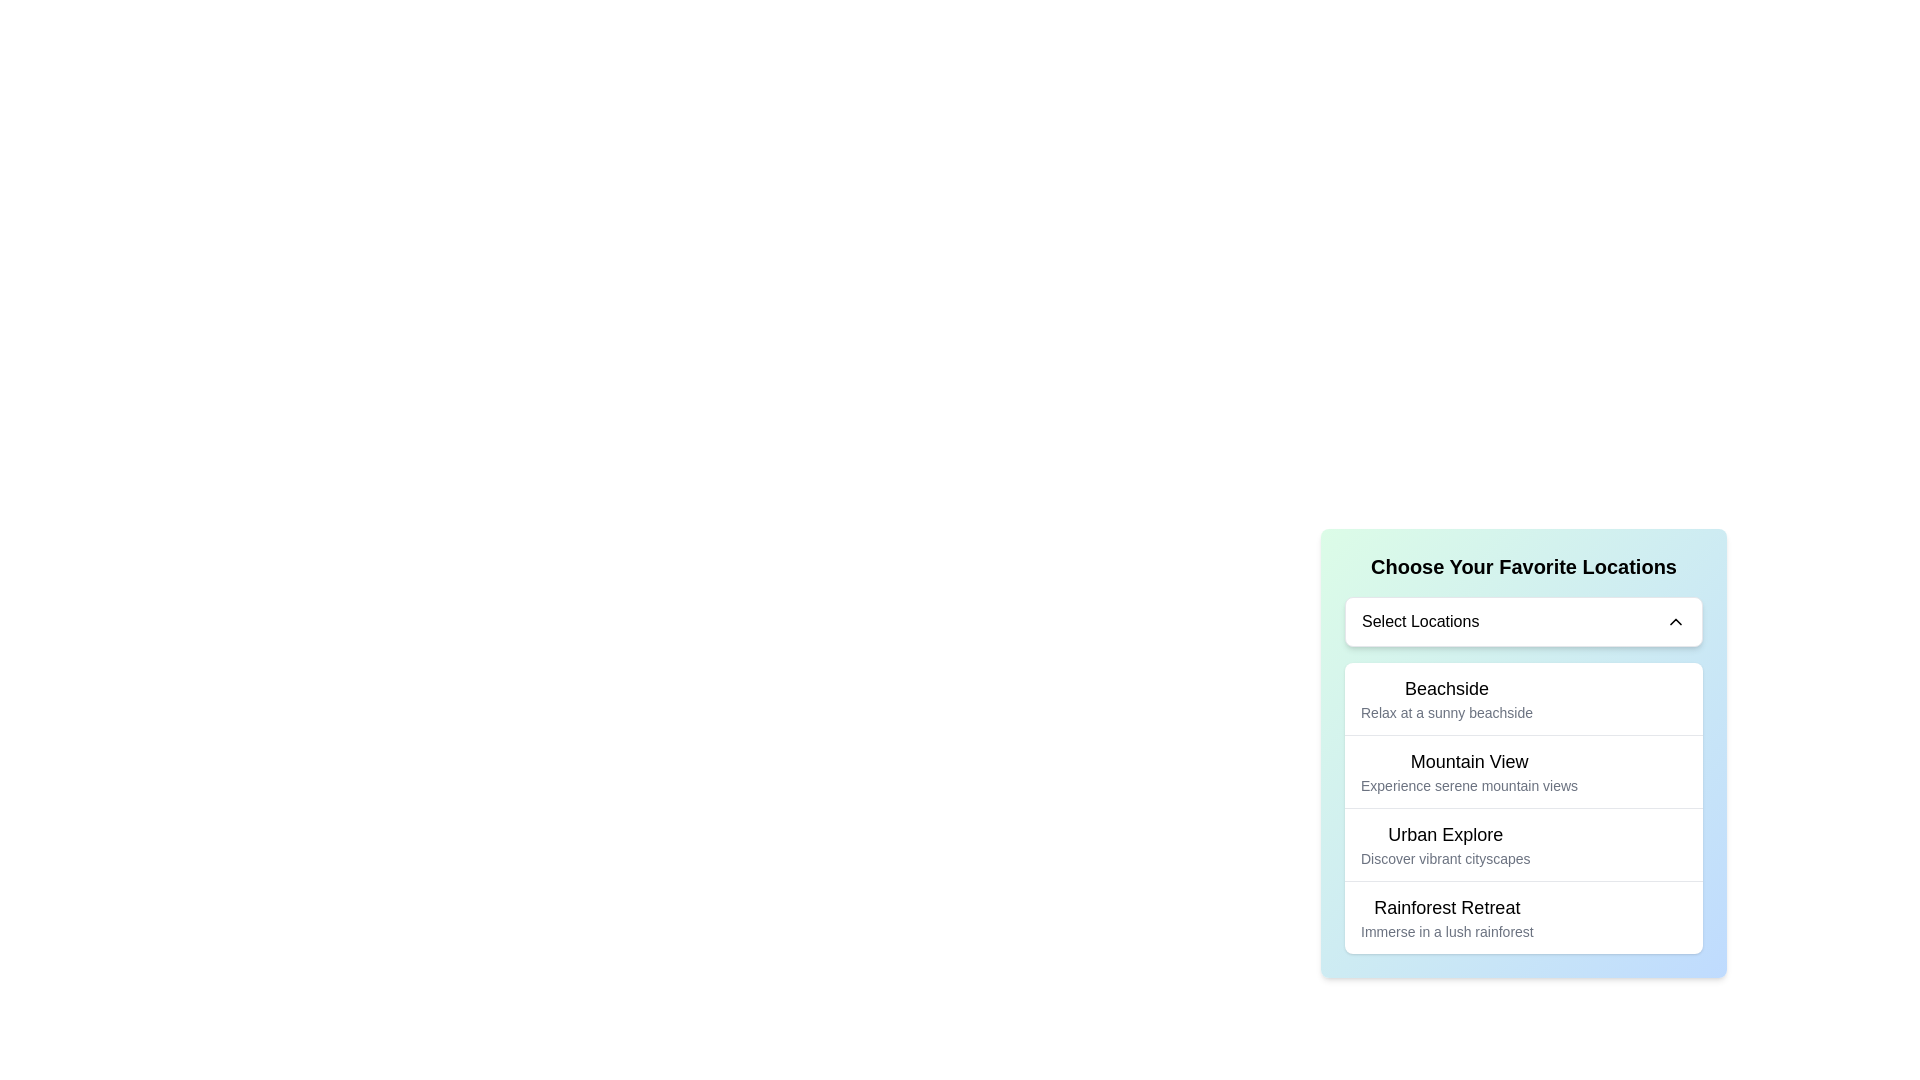  What do you see at coordinates (1446, 688) in the screenshot?
I see `the 'Beachside' text label for accessibility purposes` at bounding box center [1446, 688].